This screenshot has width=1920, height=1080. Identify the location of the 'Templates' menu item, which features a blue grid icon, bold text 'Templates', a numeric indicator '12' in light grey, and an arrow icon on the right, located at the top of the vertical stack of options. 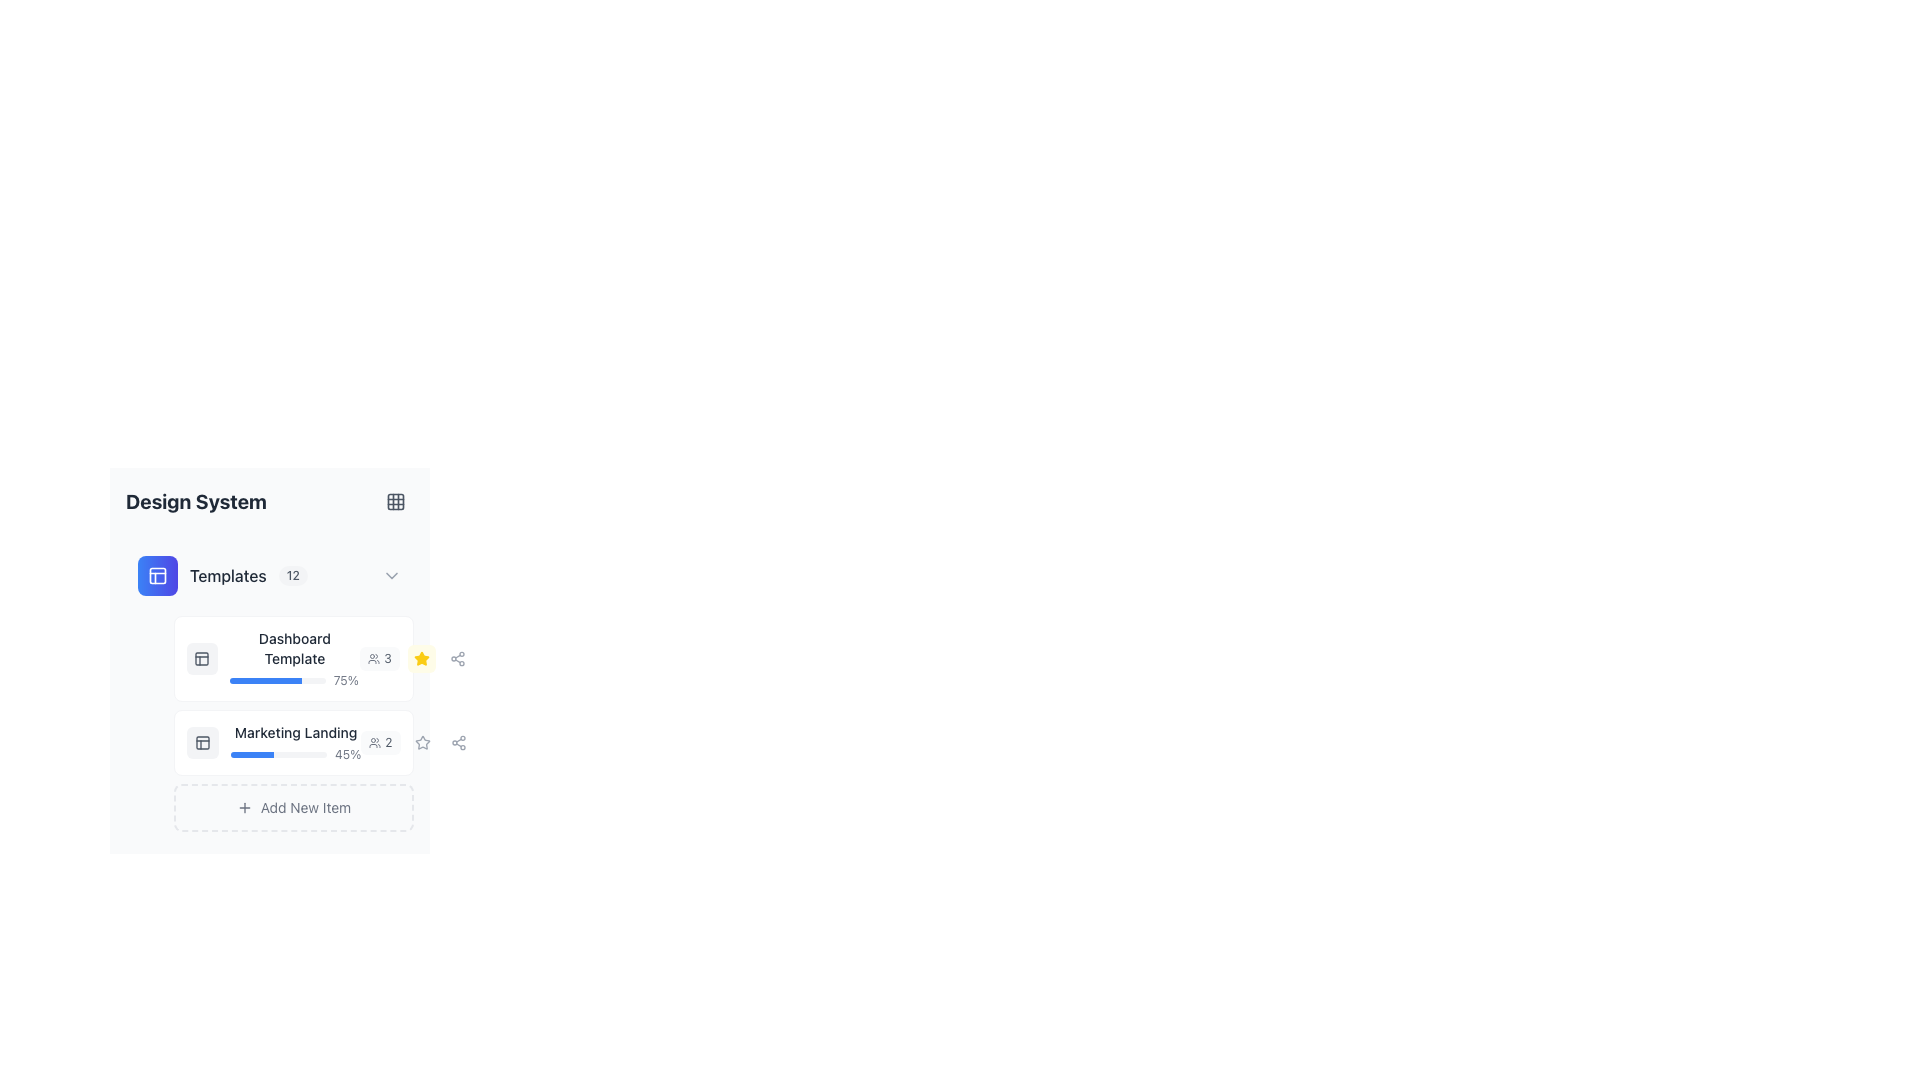
(268, 575).